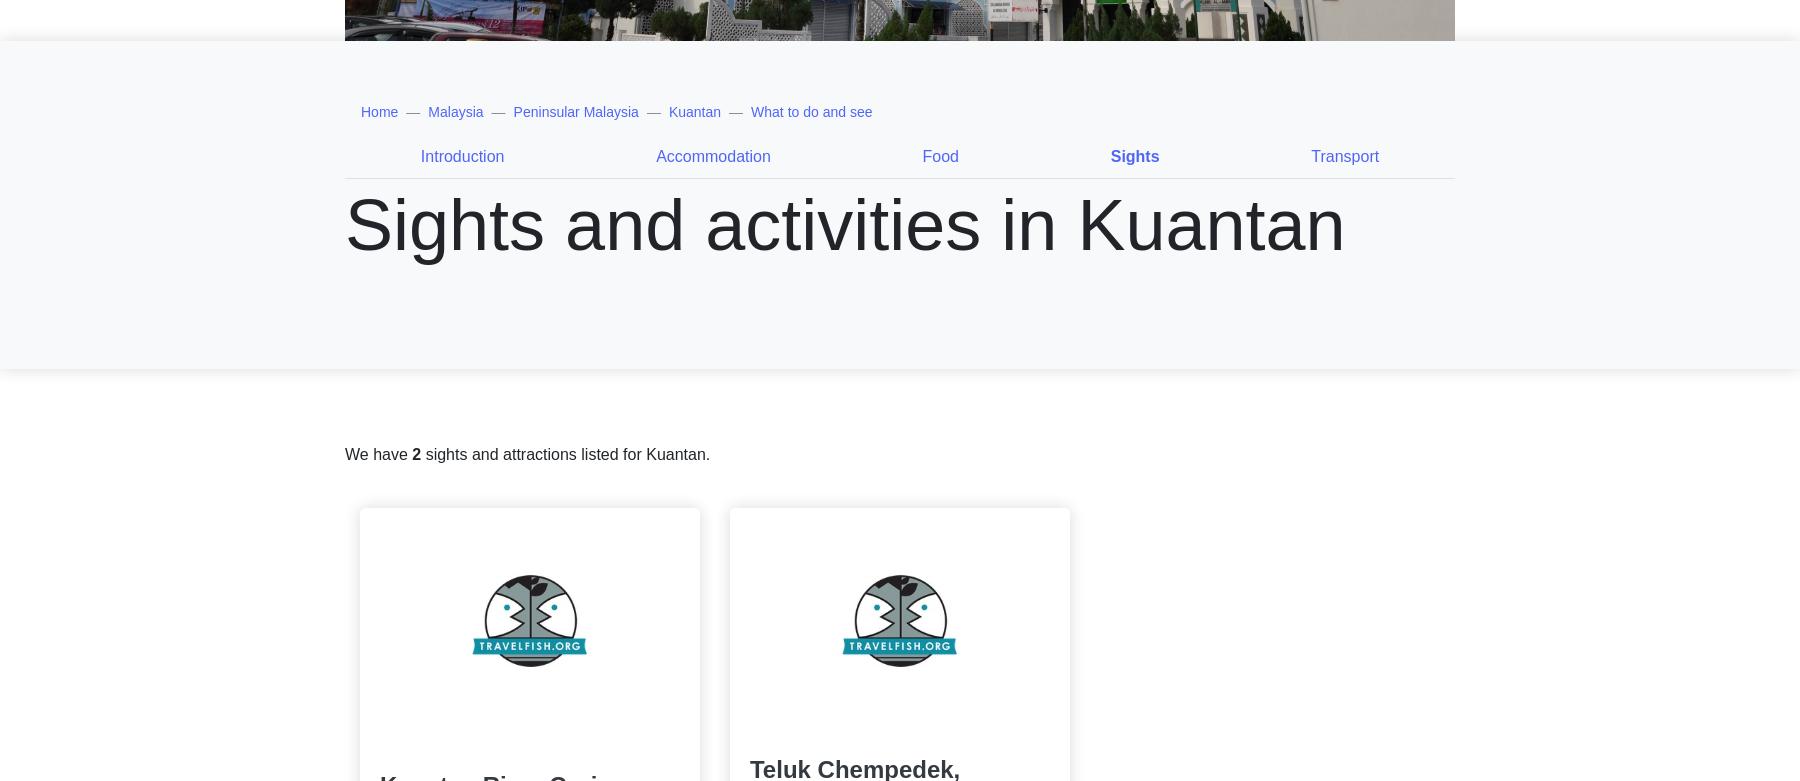 The image size is (1800, 781). I want to click on 'Malaysia', so click(454, 111).